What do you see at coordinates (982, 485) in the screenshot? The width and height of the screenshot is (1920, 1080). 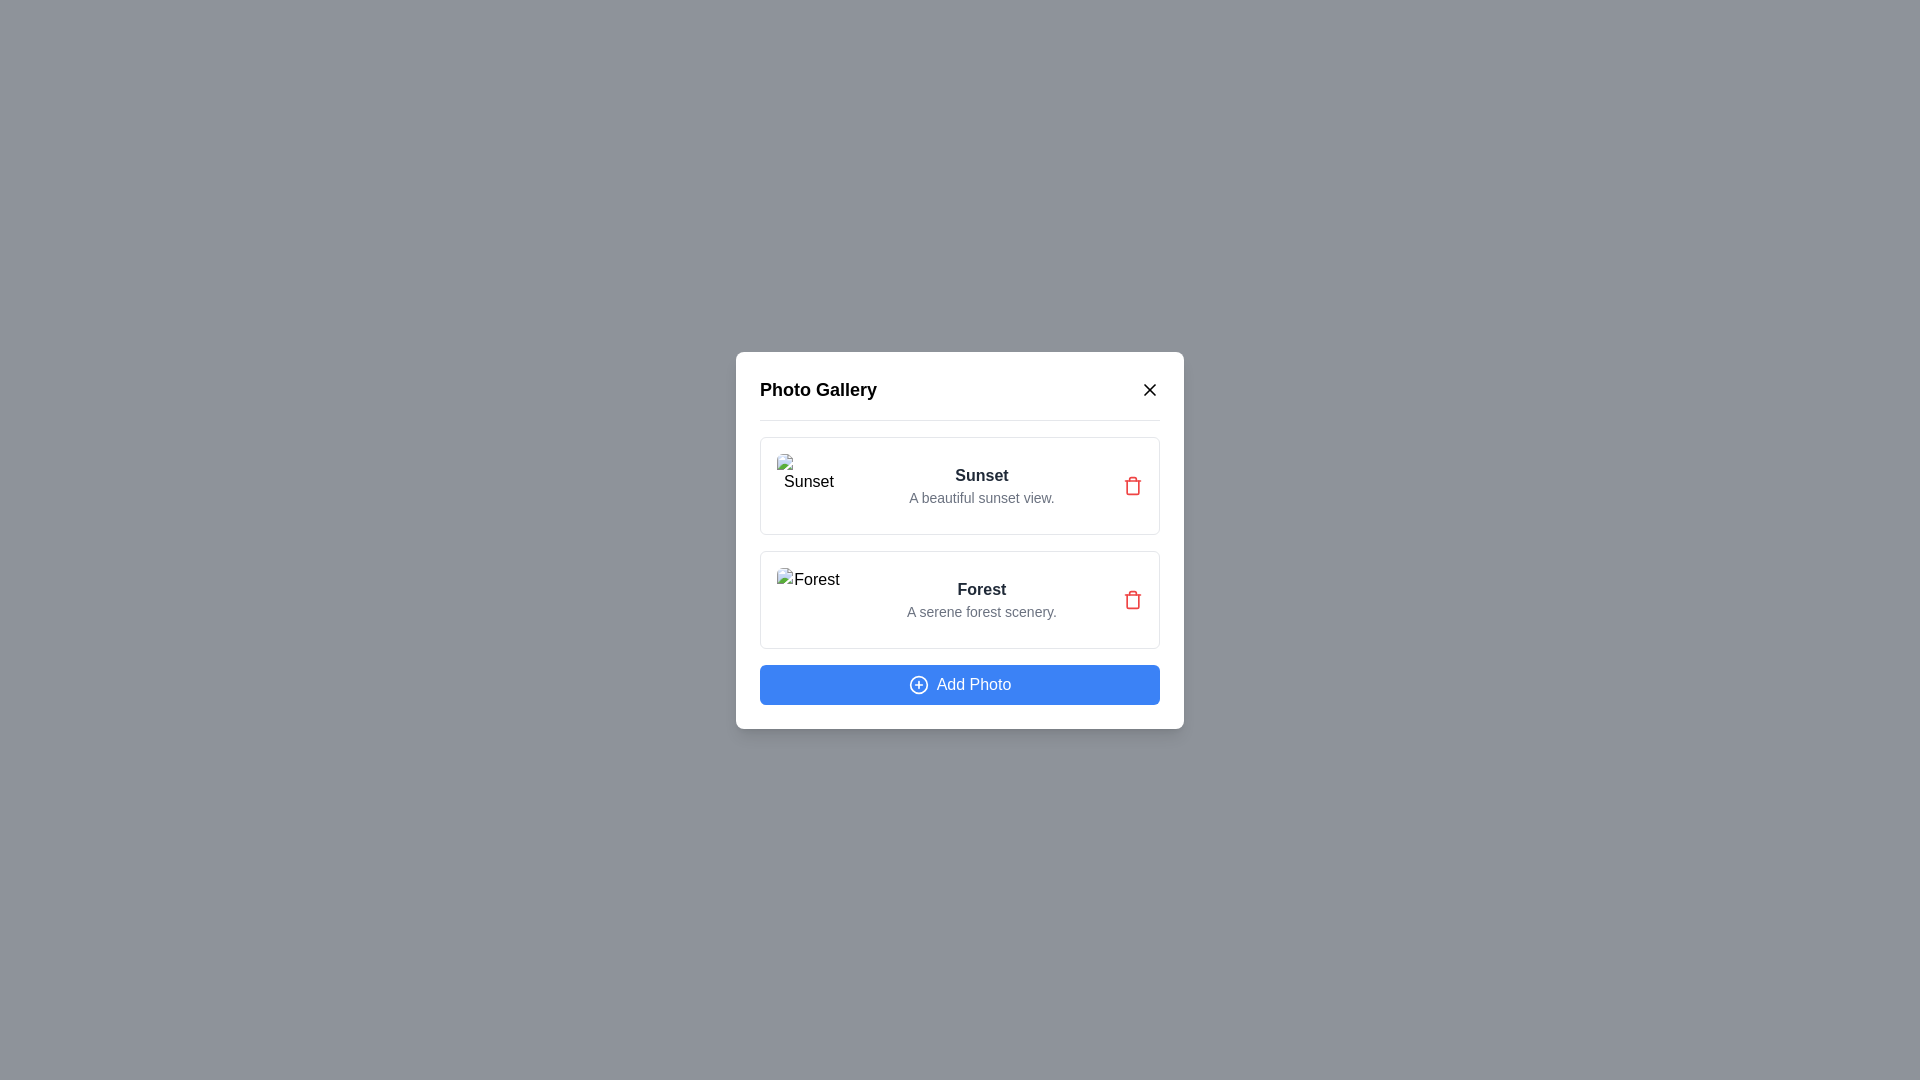 I see `the text block displaying 'Sunset' and 'A beautiful sunset view.' located to the right of a small square image and above a red delete button in the 'Photo Gallery' list` at bounding box center [982, 485].